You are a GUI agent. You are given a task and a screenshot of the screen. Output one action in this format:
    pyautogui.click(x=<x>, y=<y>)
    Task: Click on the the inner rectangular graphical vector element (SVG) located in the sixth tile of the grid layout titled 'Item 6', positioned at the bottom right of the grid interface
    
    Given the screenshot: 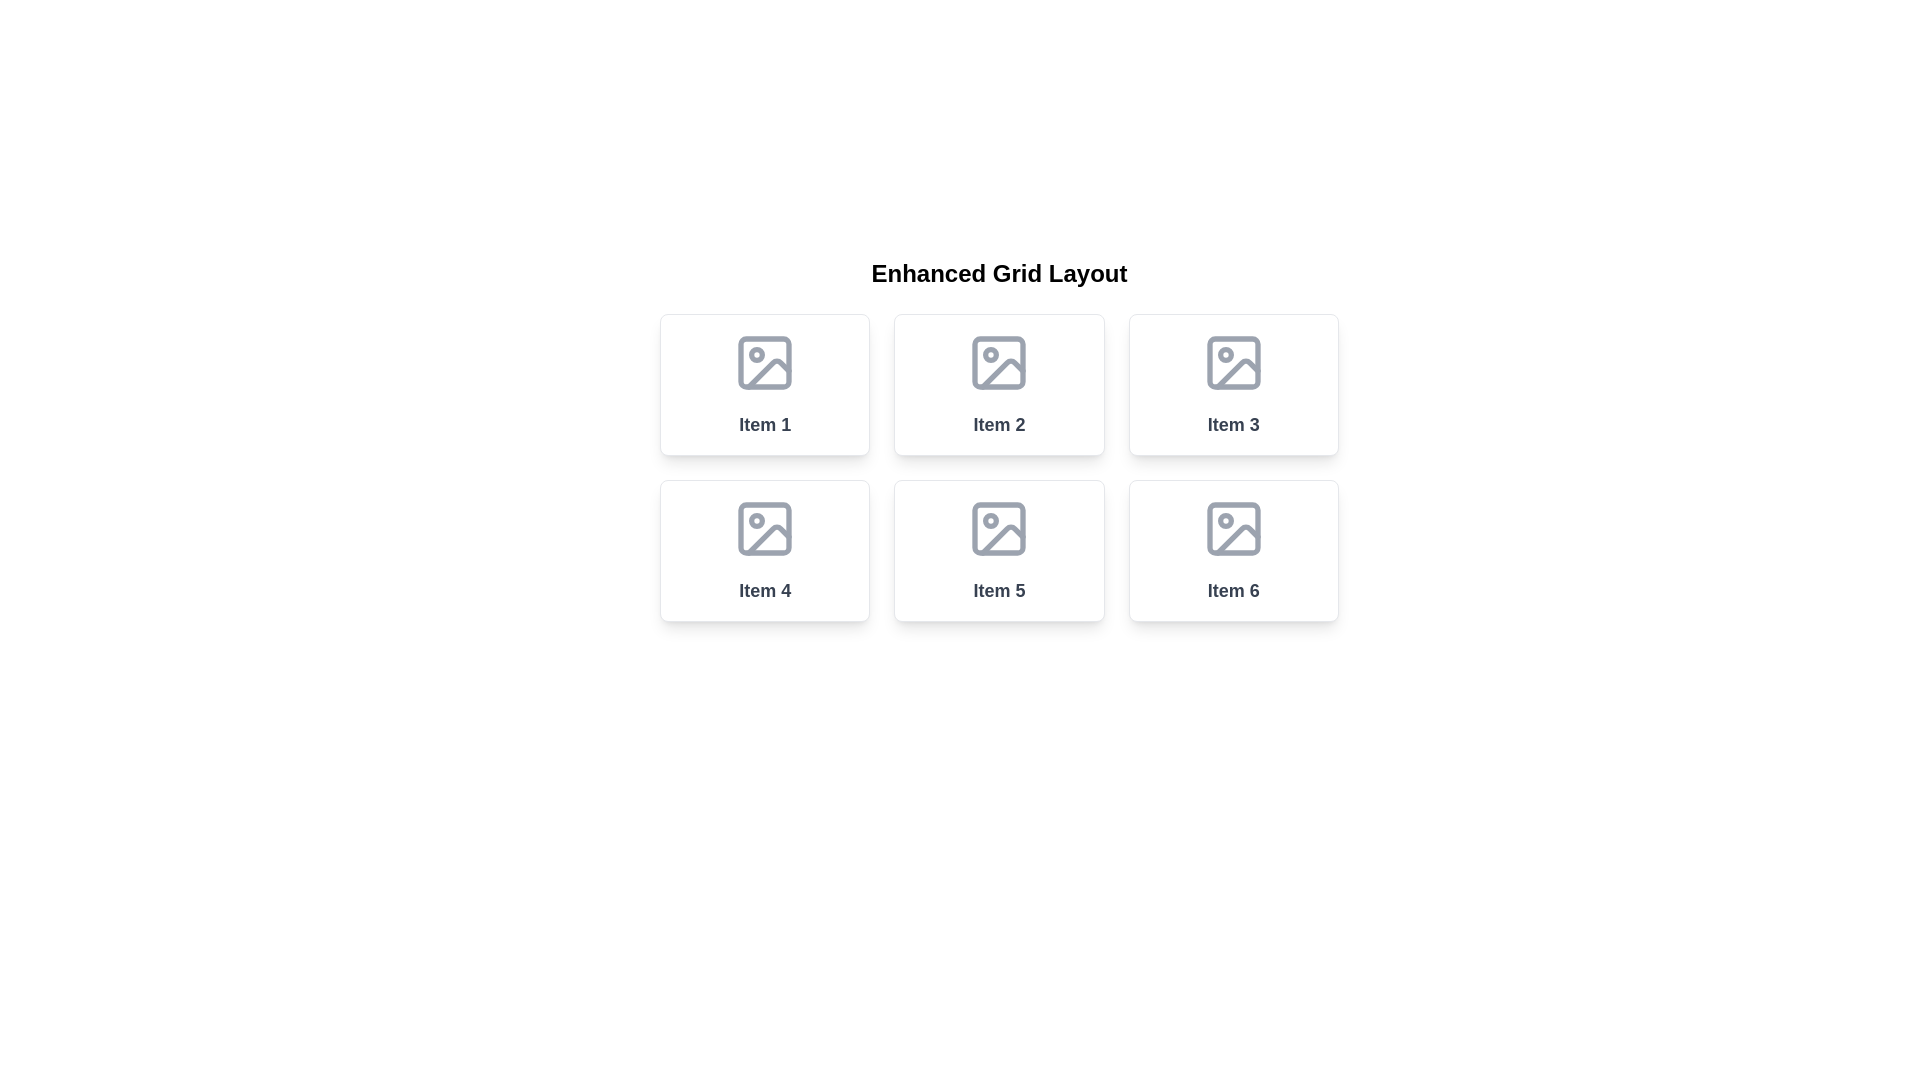 What is the action you would take?
    pyautogui.click(x=1232, y=527)
    